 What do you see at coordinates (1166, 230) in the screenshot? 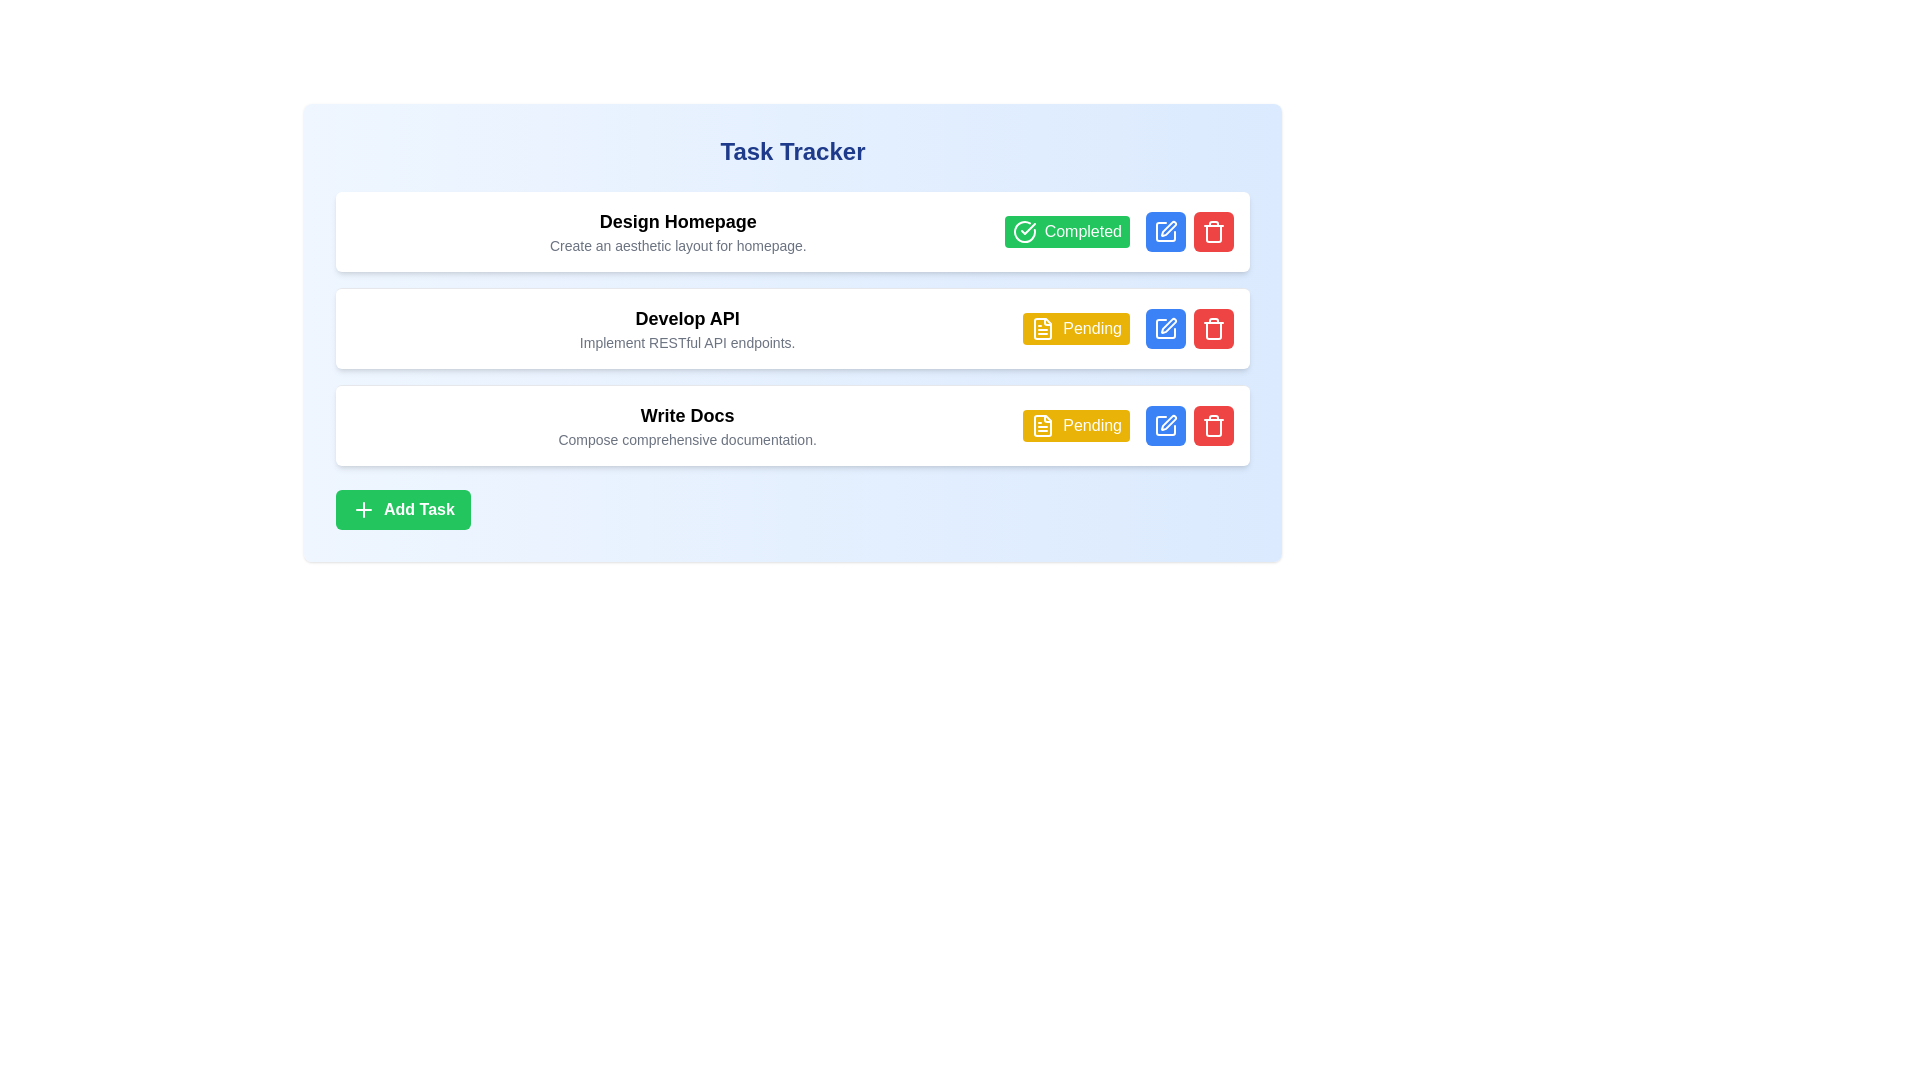
I see `the blue square button with a white pen icon, located to the right of the green 'Completed' button and left of the red 'Delete' button, to change its color` at bounding box center [1166, 230].